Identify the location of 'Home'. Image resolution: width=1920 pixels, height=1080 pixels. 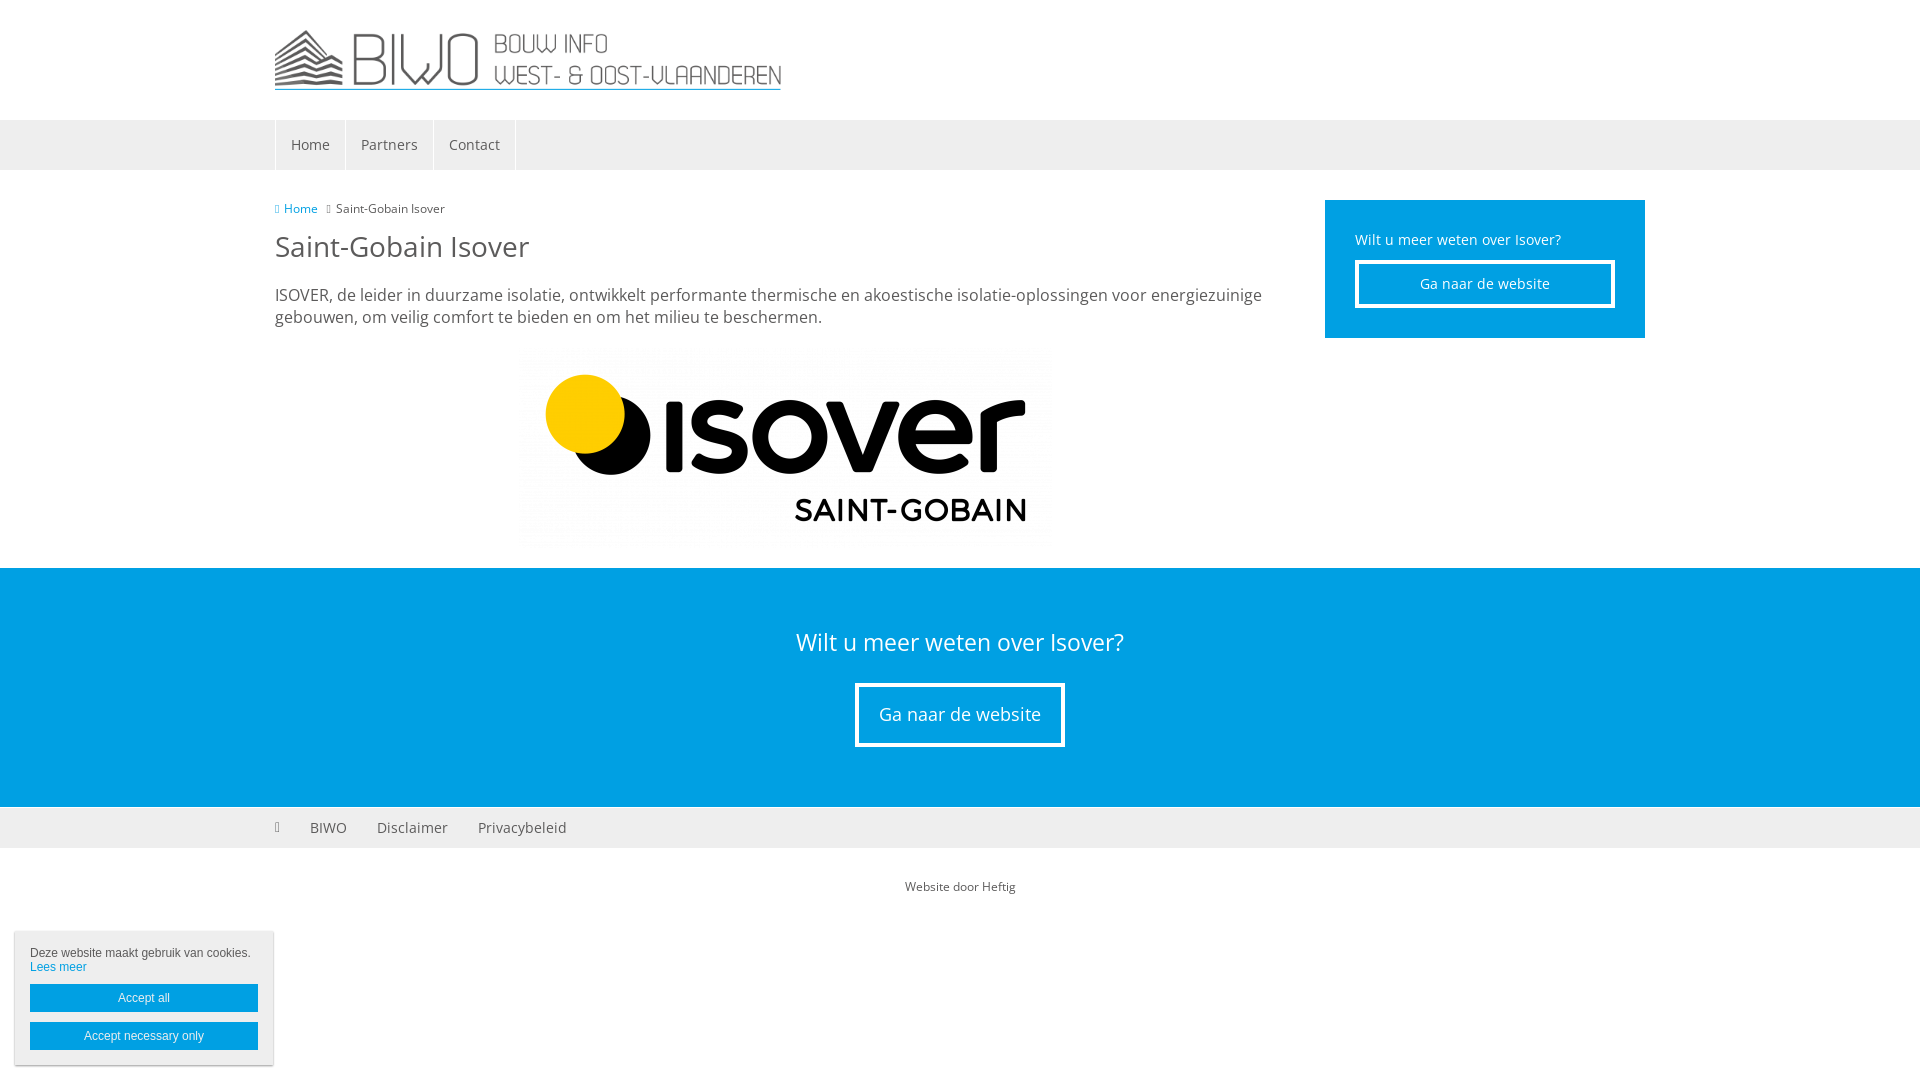
(295, 208).